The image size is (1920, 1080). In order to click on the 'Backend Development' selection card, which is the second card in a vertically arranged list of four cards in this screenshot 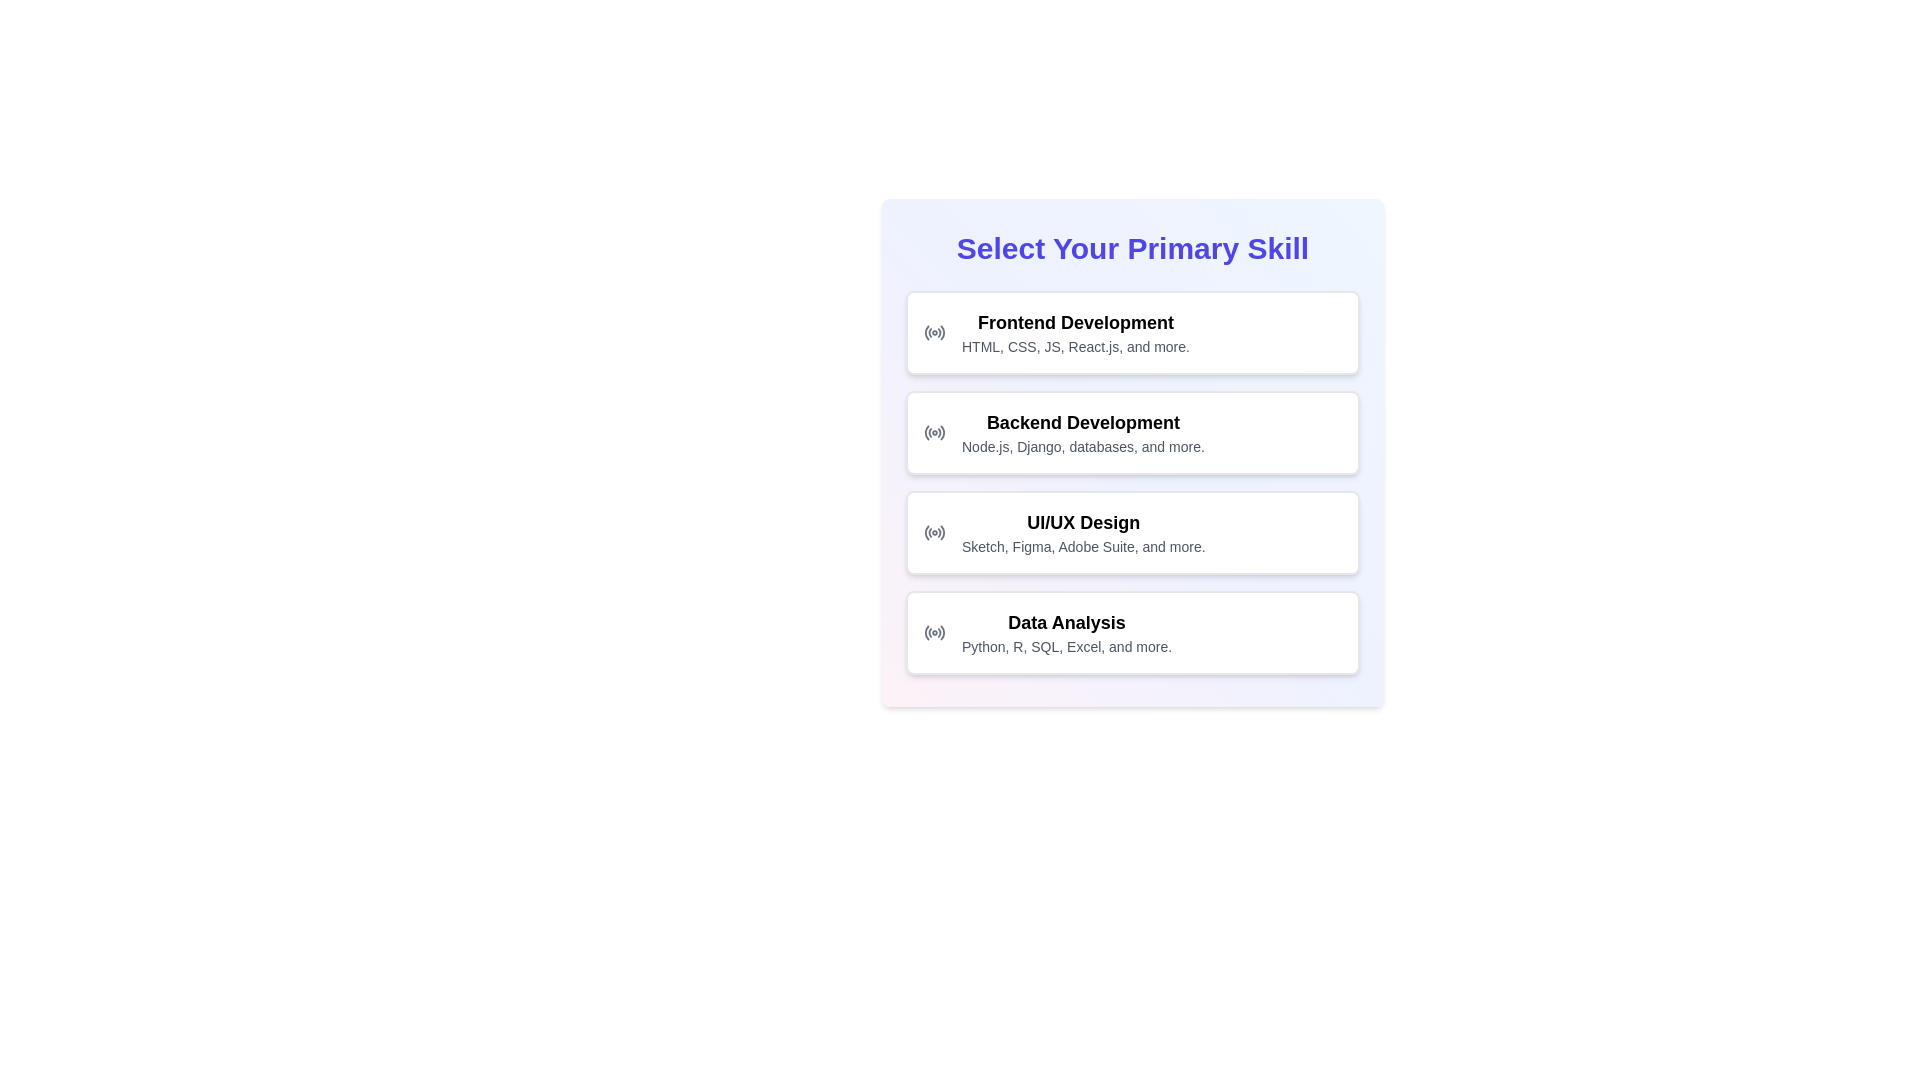, I will do `click(1132, 452)`.